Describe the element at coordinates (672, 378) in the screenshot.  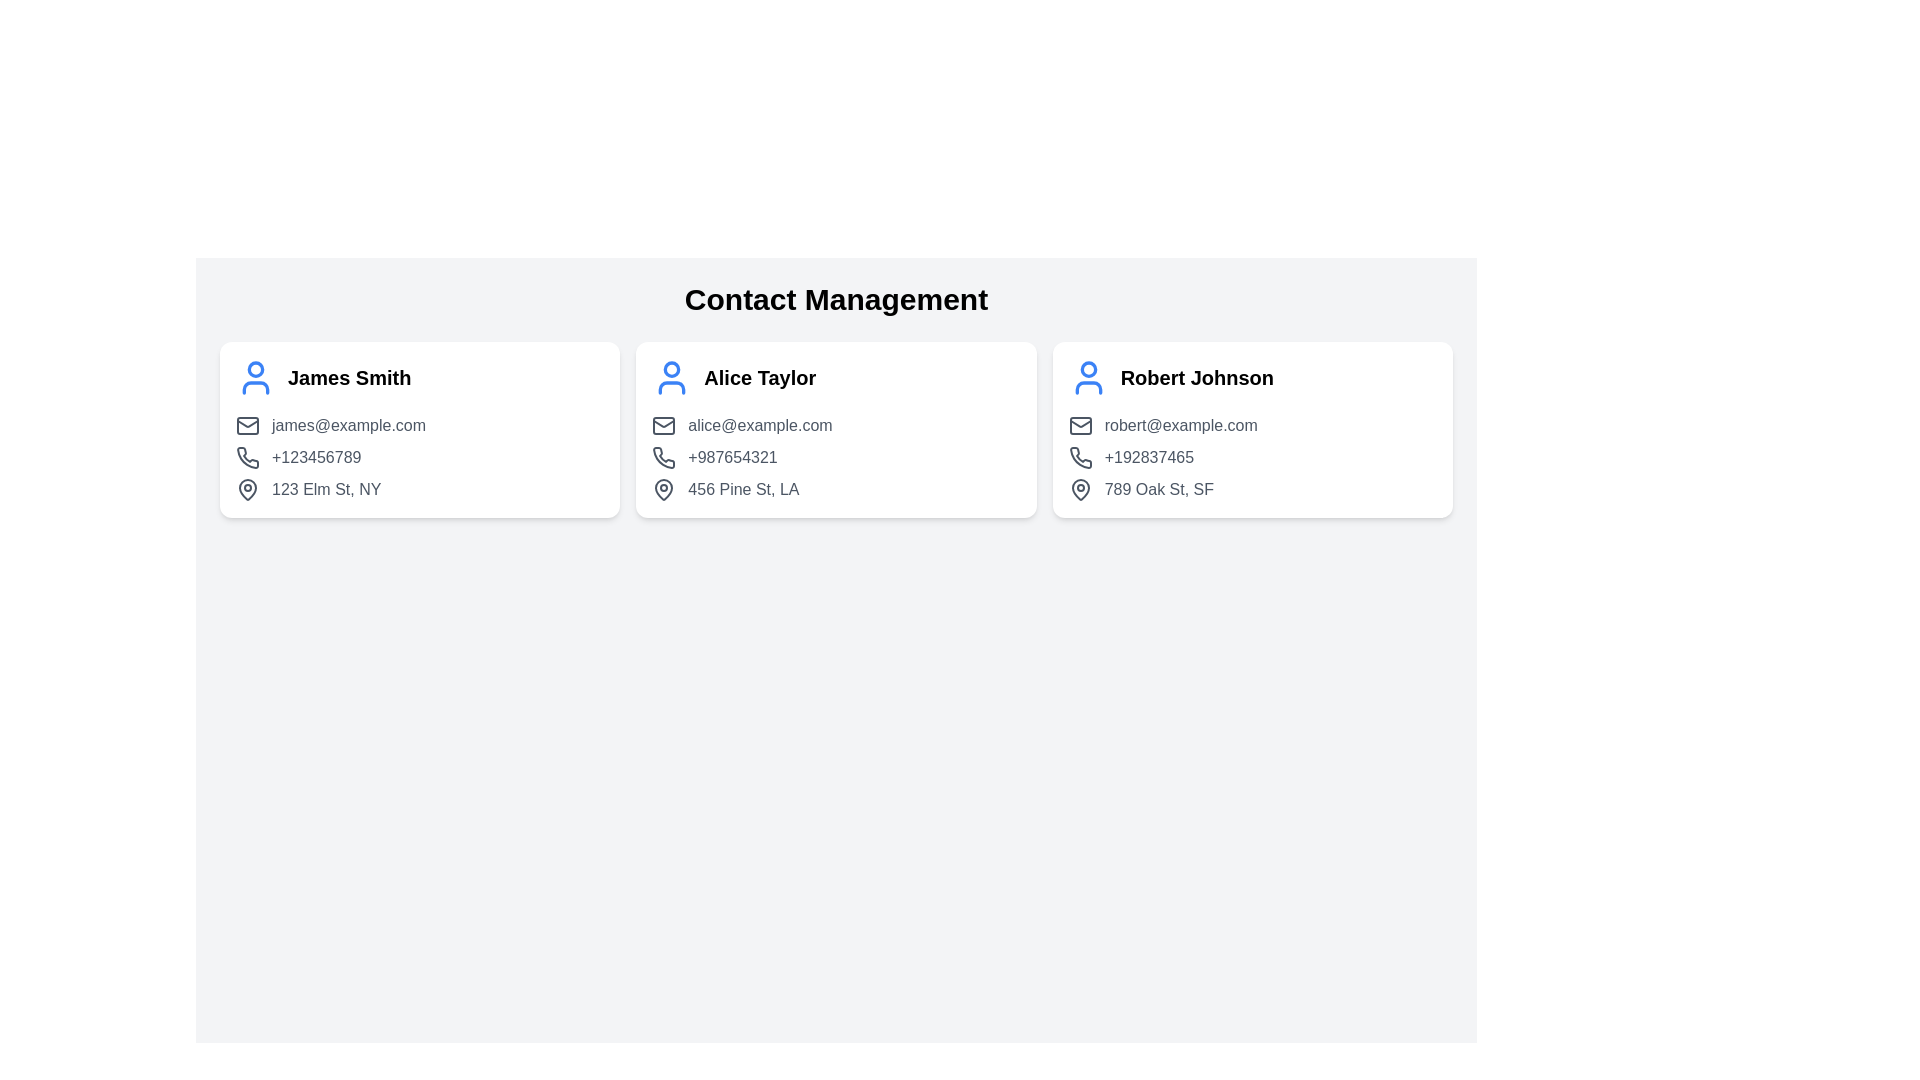
I see `the blue user icon resembling a simplified human figure within a circle, located to the left of the name 'Alice Taylor' on the card` at that location.